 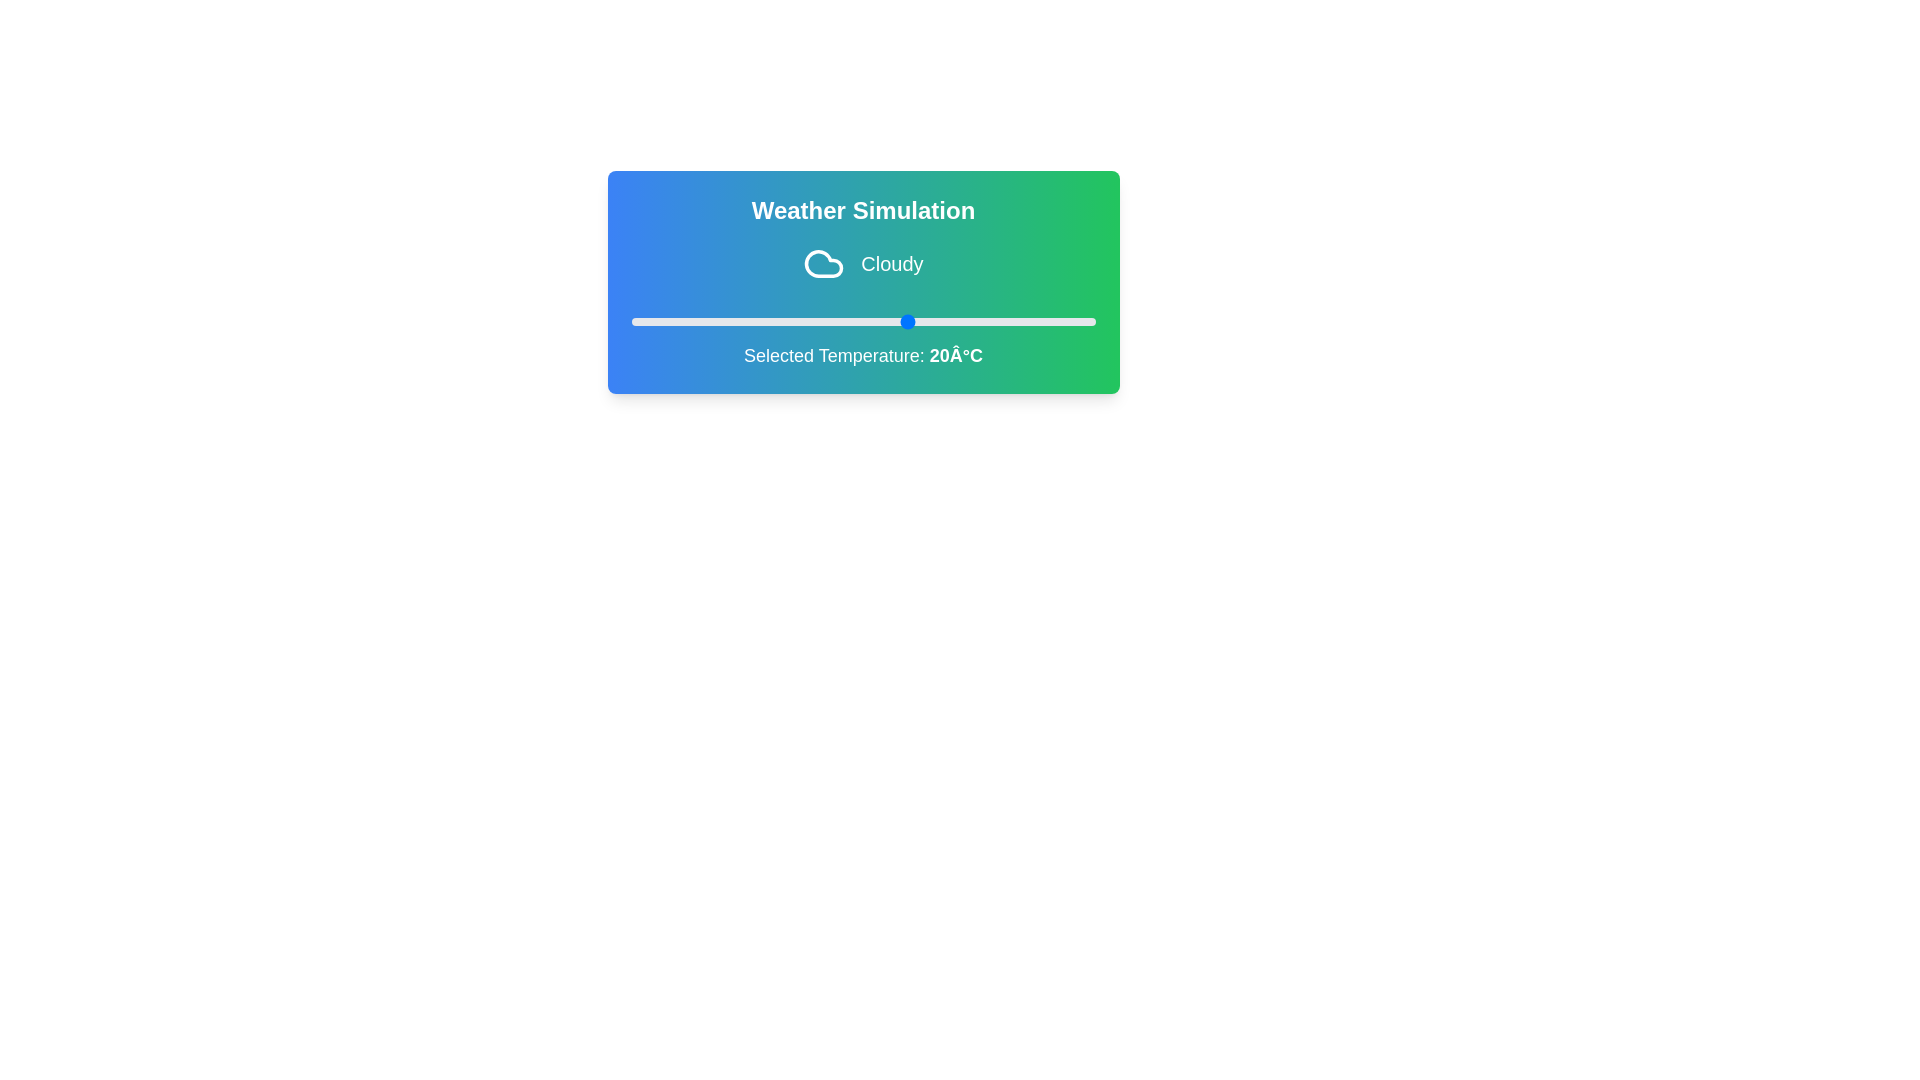 I want to click on the temperature, so click(x=696, y=320).